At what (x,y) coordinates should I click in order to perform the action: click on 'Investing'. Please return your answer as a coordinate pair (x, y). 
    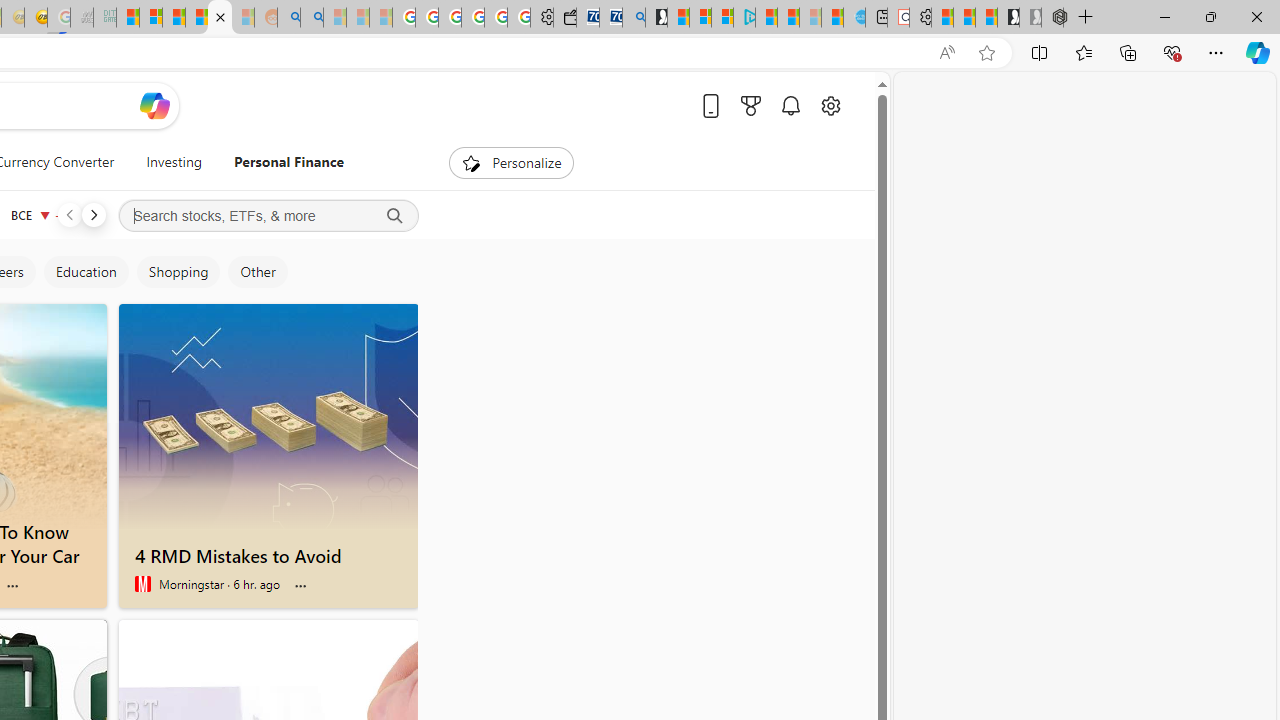
    Looking at the image, I should click on (174, 162).